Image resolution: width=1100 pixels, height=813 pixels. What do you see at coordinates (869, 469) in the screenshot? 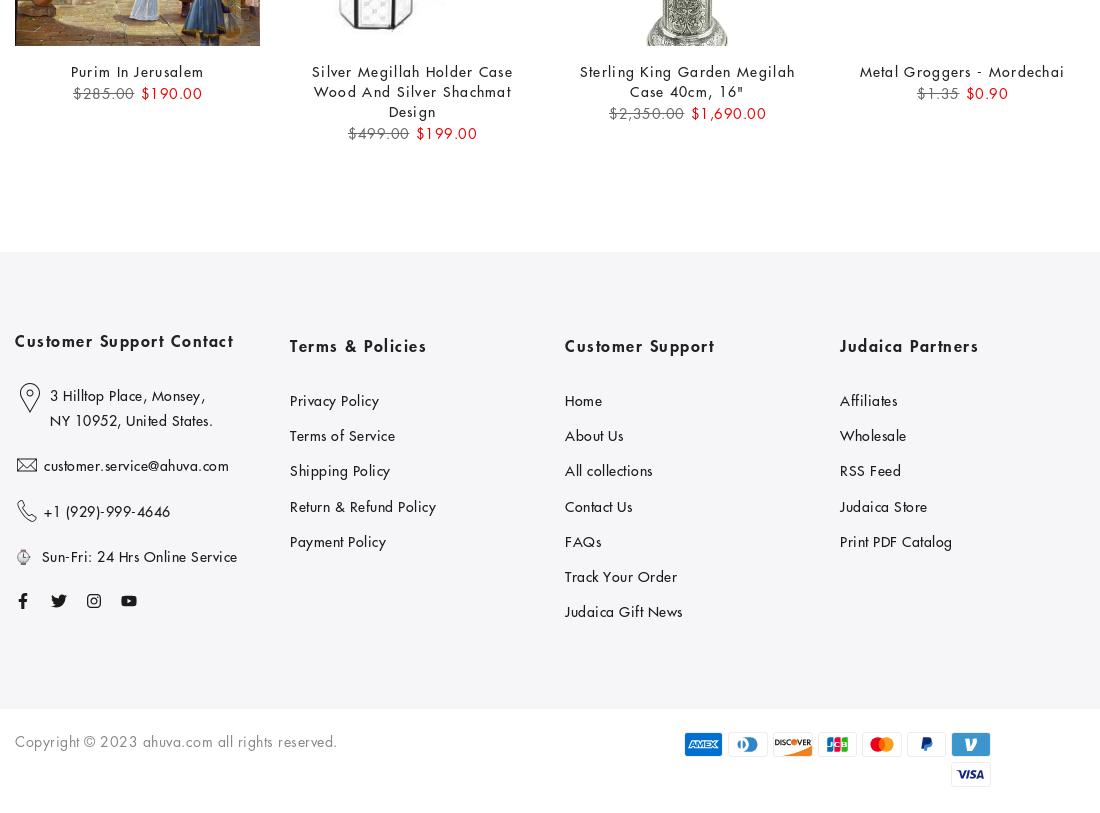
I see `'RSS Feed'` at bounding box center [869, 469].